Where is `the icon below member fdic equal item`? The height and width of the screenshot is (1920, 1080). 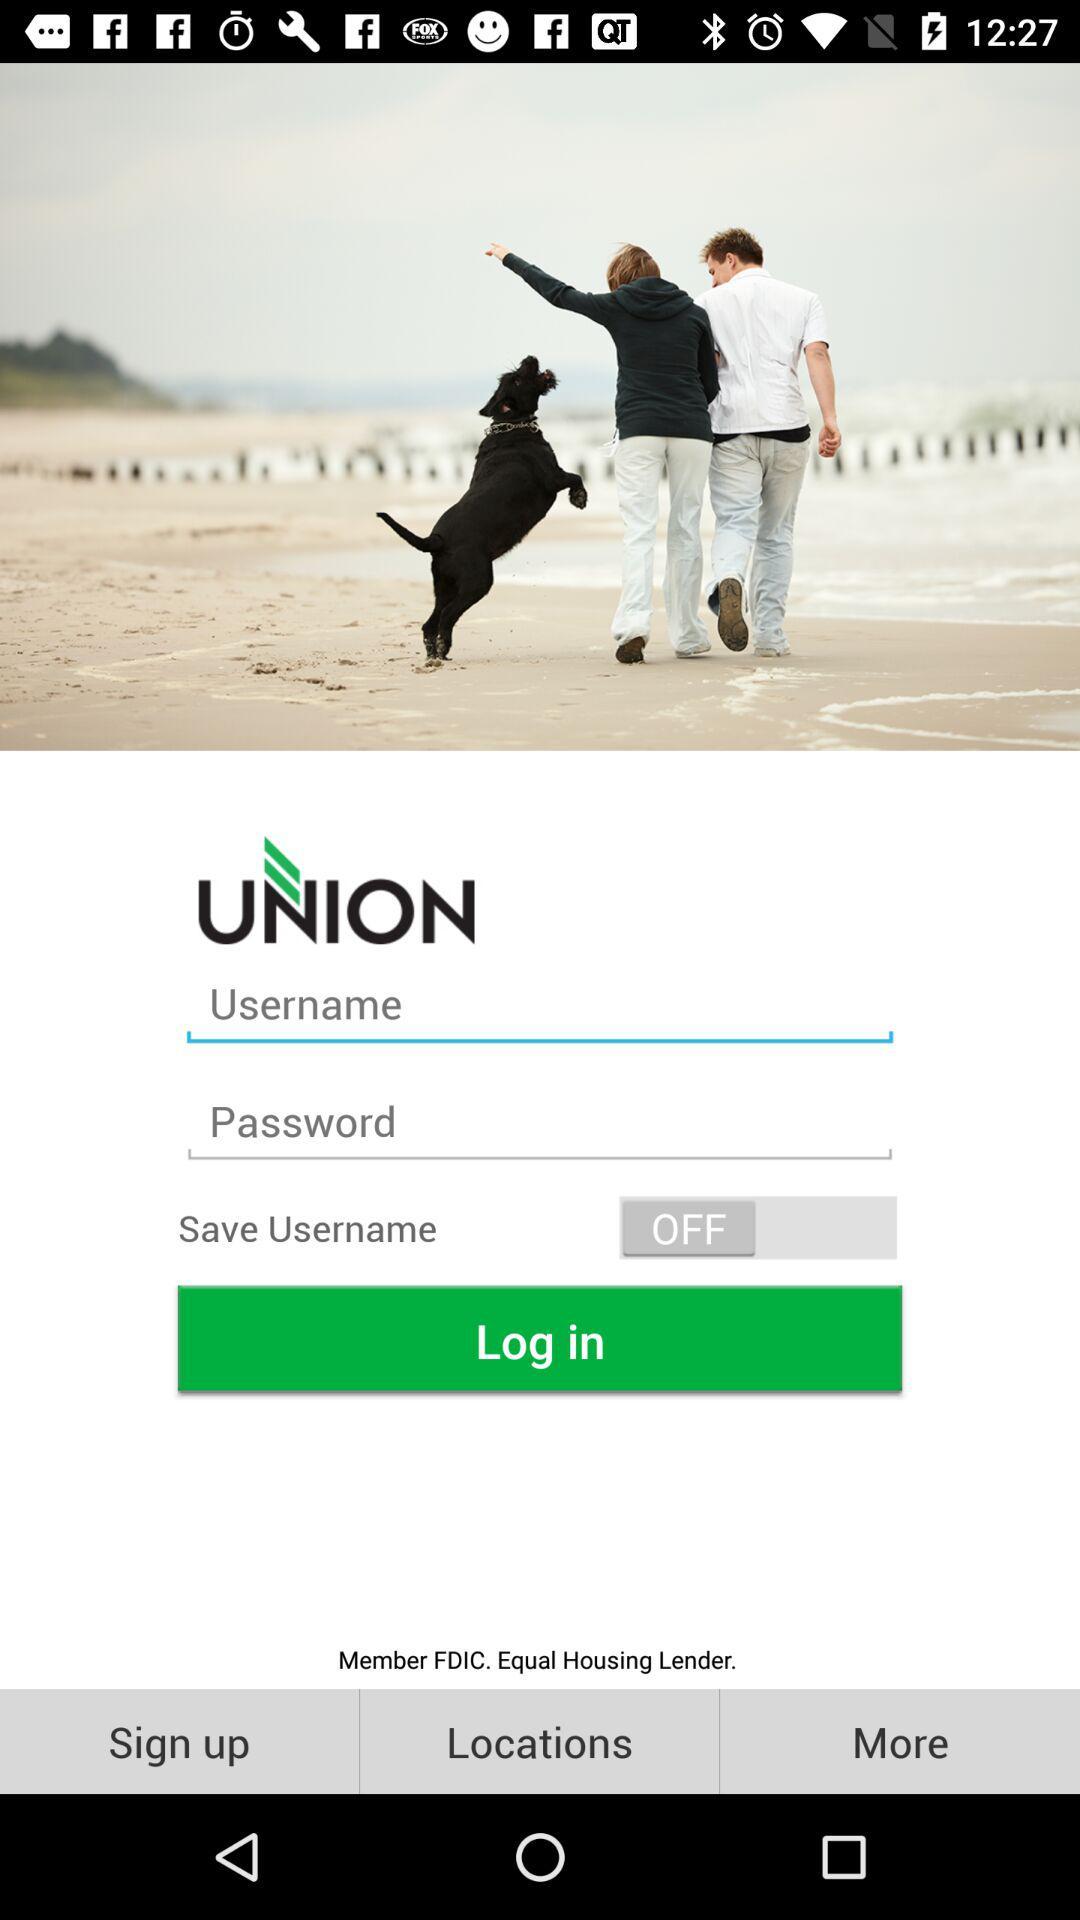
the icon below member fdic equal item is located at coordinates (538, 1740).